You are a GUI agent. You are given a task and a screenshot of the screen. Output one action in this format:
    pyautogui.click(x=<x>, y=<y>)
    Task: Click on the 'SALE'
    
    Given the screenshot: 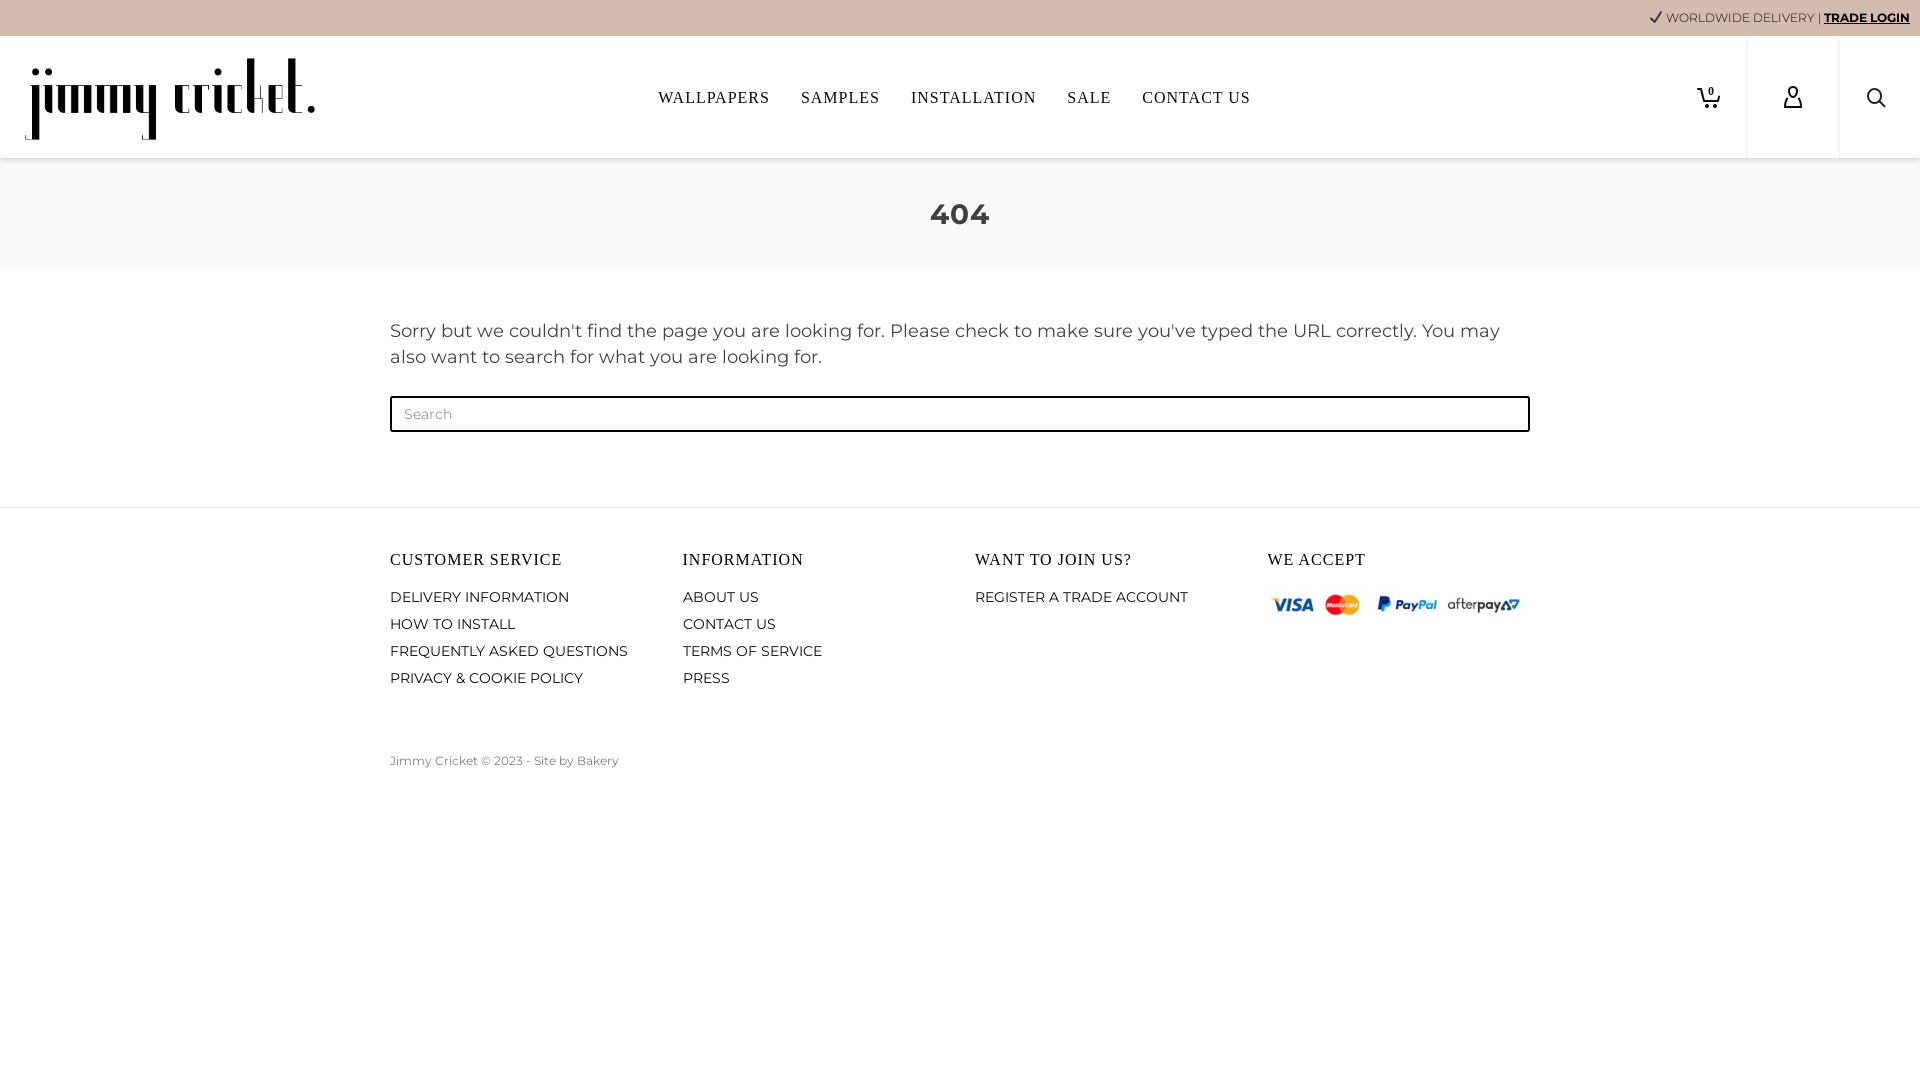 What is the action you would take?
    pyautogui.click(x=1088, y=97)
    